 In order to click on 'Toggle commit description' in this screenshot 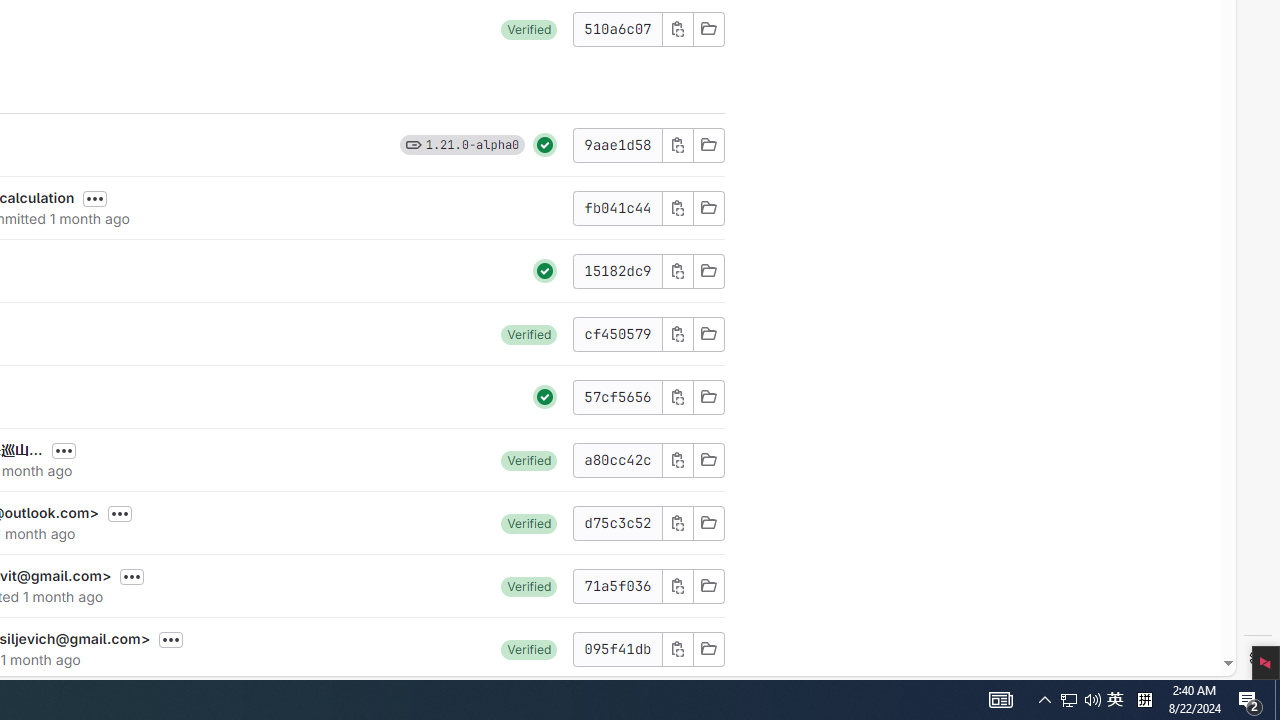, I will do `click(171, 640)`.